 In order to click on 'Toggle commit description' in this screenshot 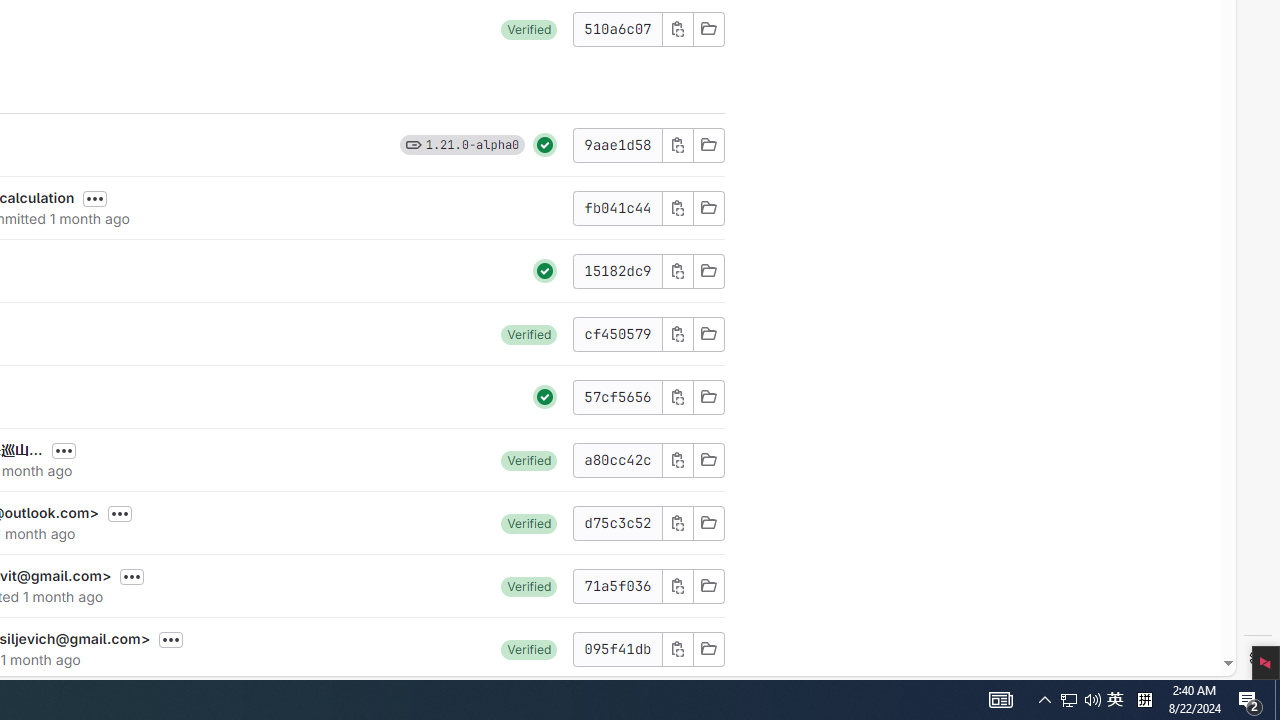, I will do `click(171, 640)`.